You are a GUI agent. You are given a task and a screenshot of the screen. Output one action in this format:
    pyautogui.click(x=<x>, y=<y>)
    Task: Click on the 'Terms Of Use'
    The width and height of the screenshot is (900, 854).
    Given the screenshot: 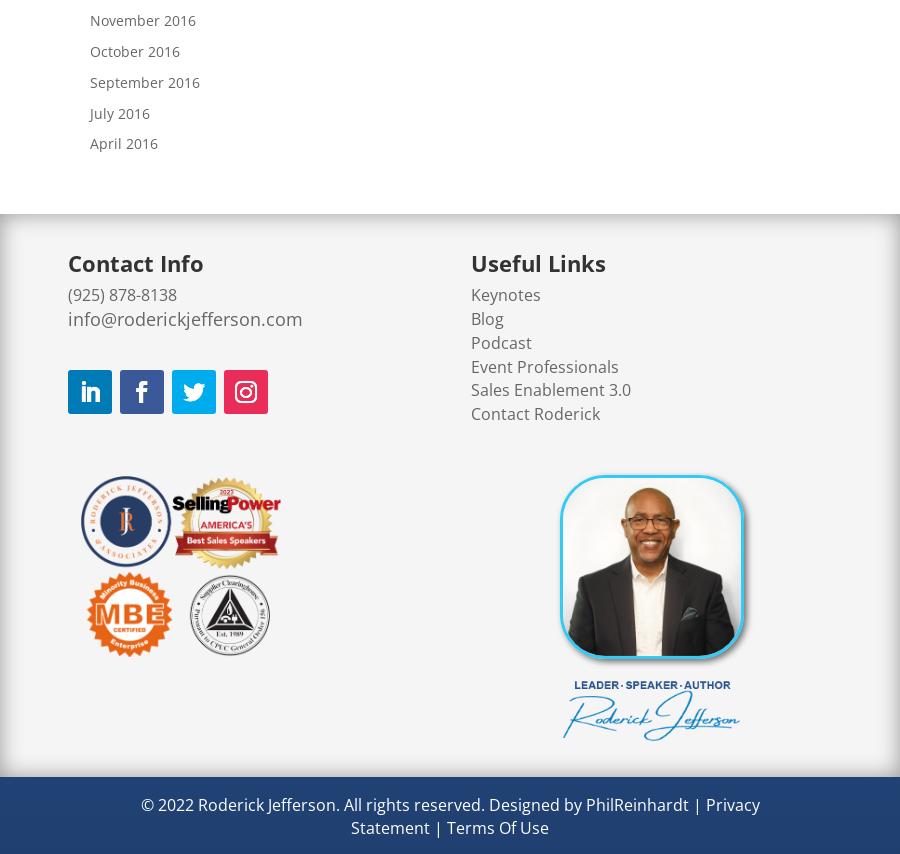 What is the action you would take?
    pyautogui.click(x=496, y=828)
    